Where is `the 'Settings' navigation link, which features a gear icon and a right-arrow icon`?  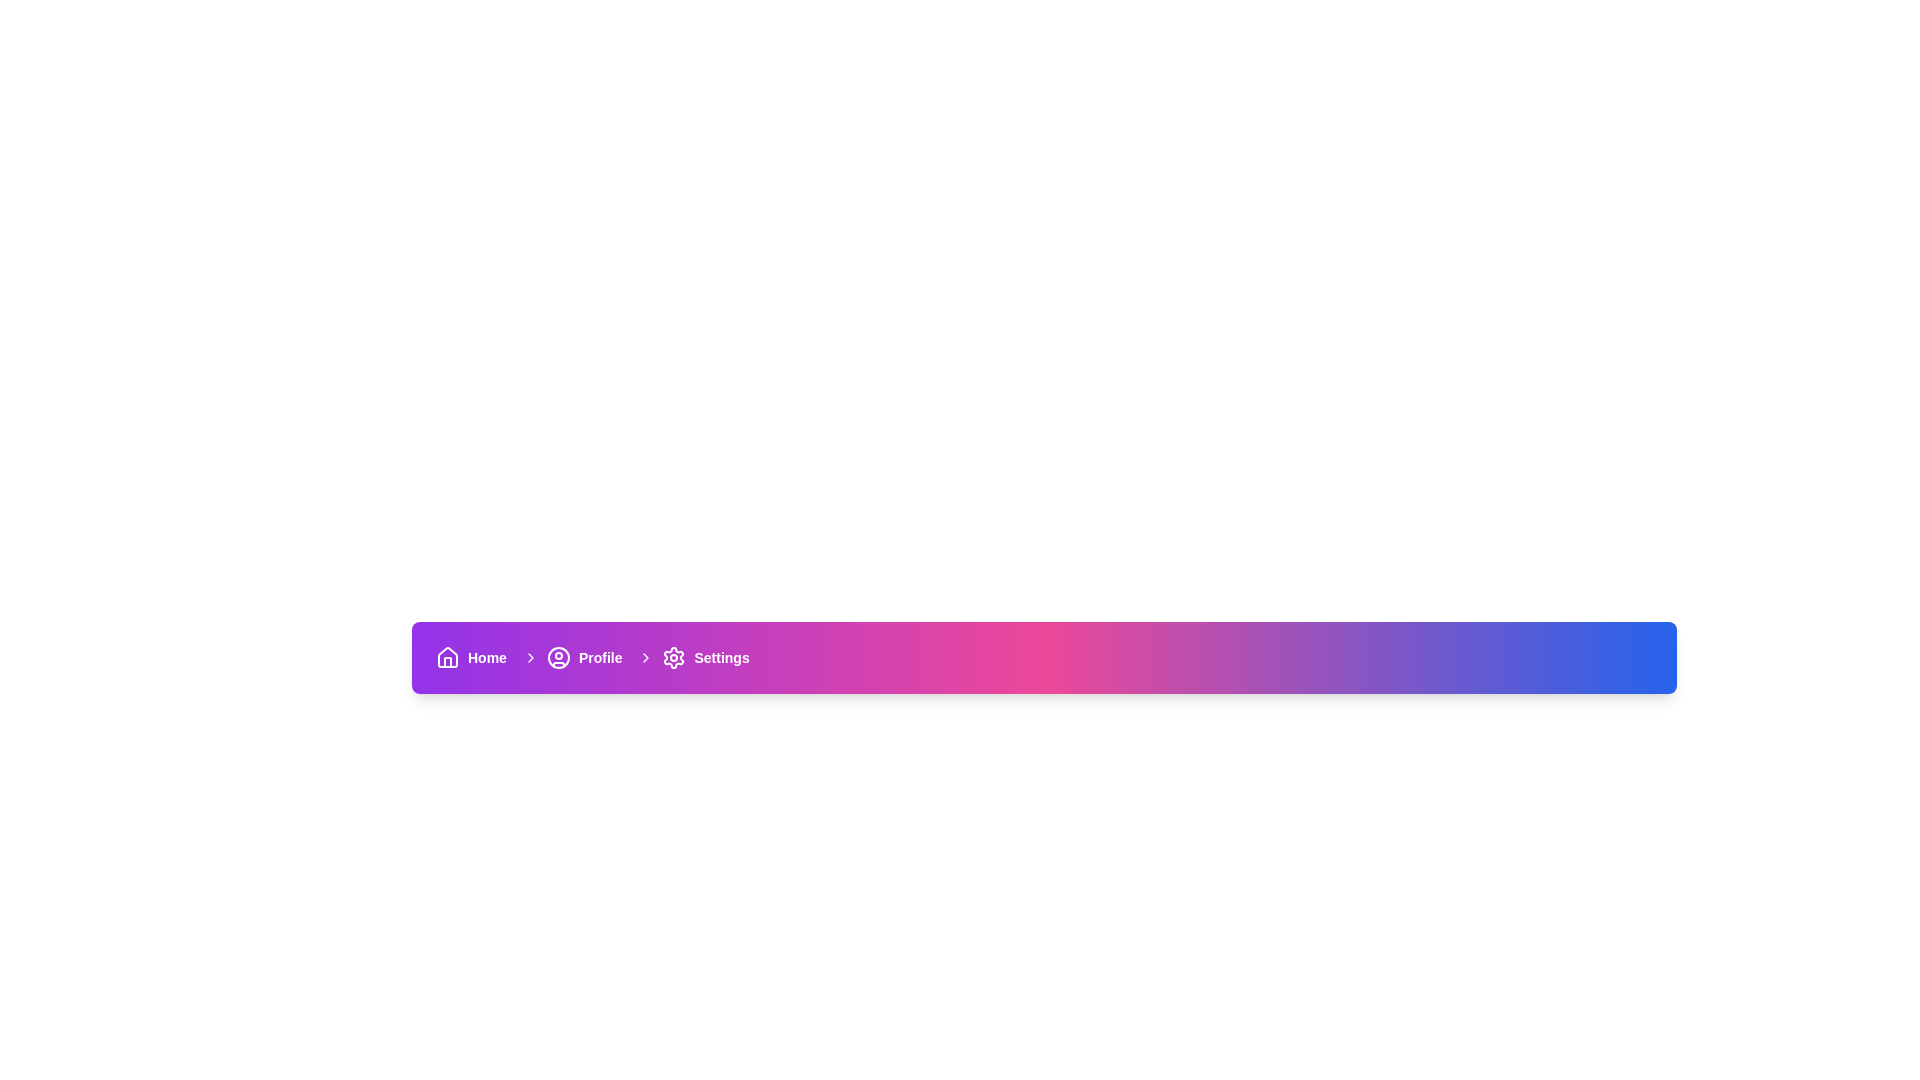
the 'Settings' navigation link, which features a gear icon and a right-arrow icon is located at coordinates (694, 658).